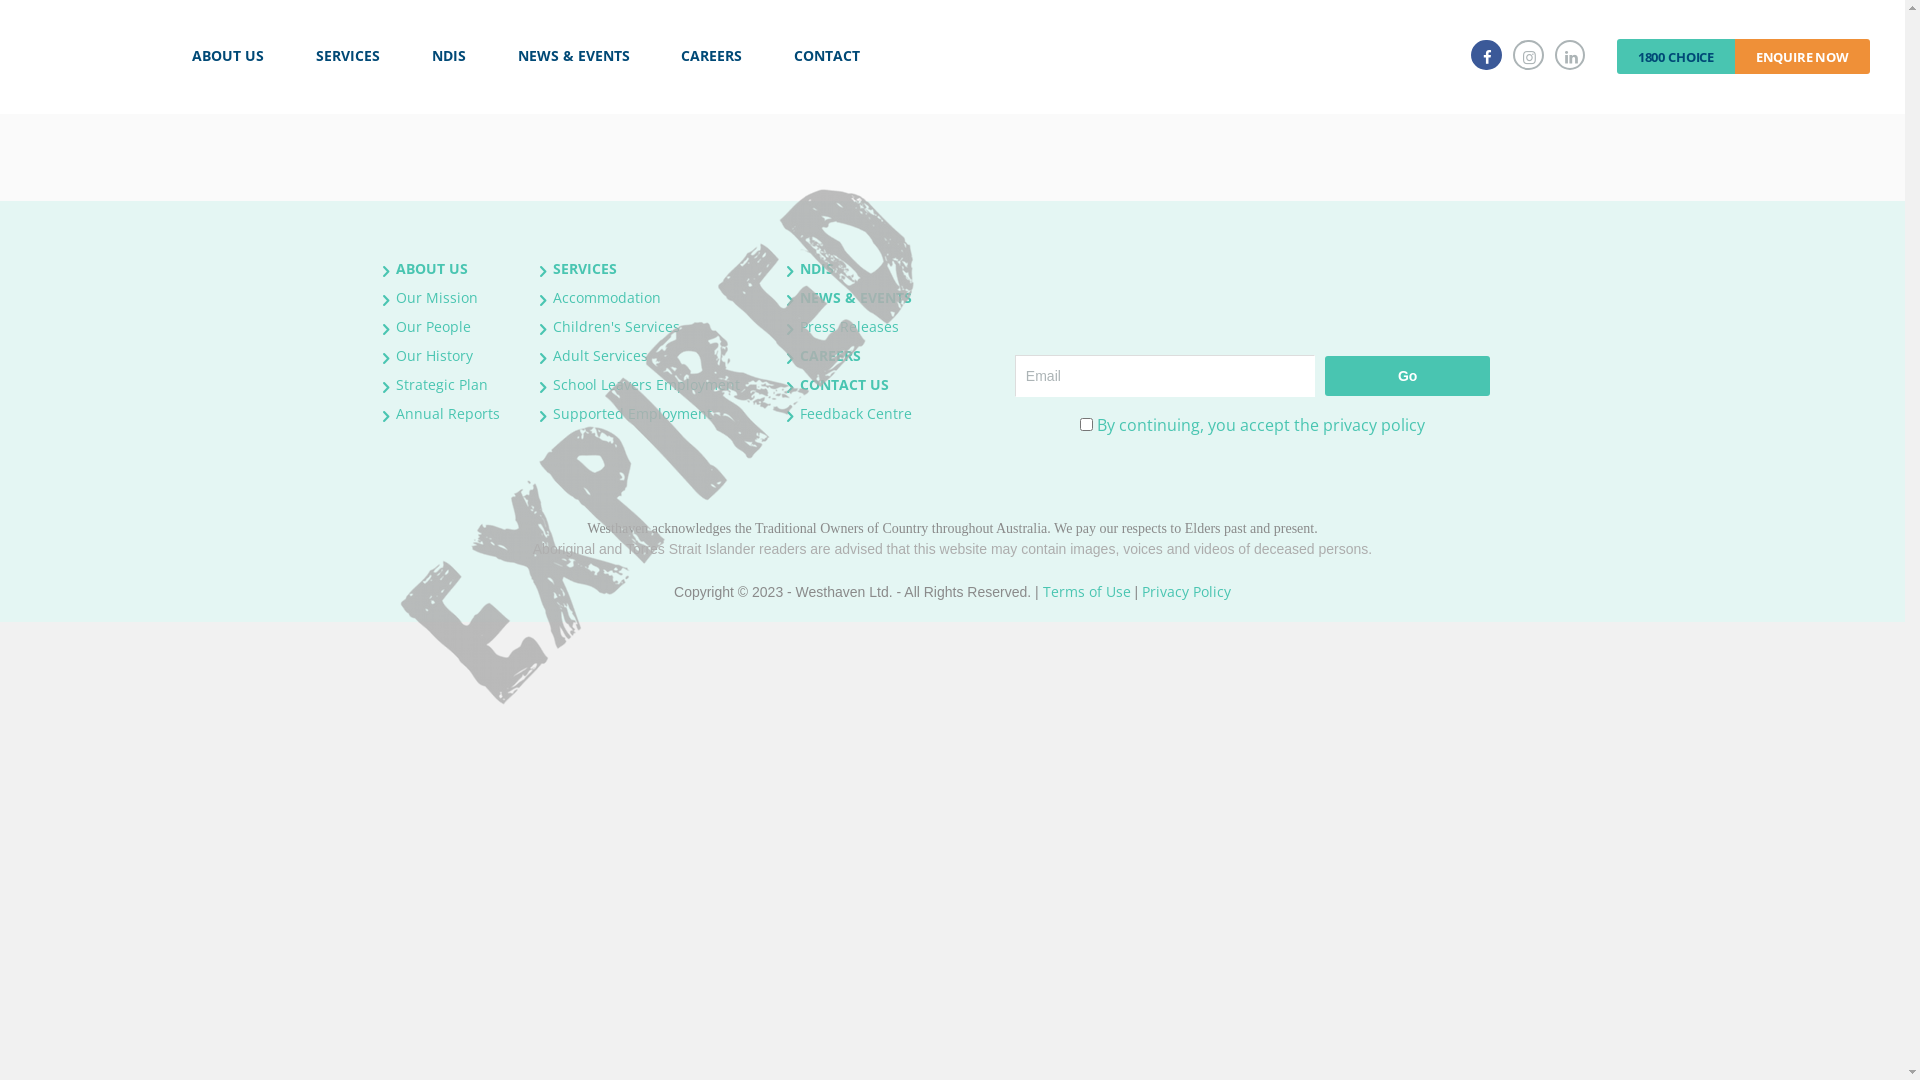 The width and height of the screenshot is (1920, 1080). Describe the element at coordinates (431, 267) in the screenshot. I see `'ABOUT US'` at that location.